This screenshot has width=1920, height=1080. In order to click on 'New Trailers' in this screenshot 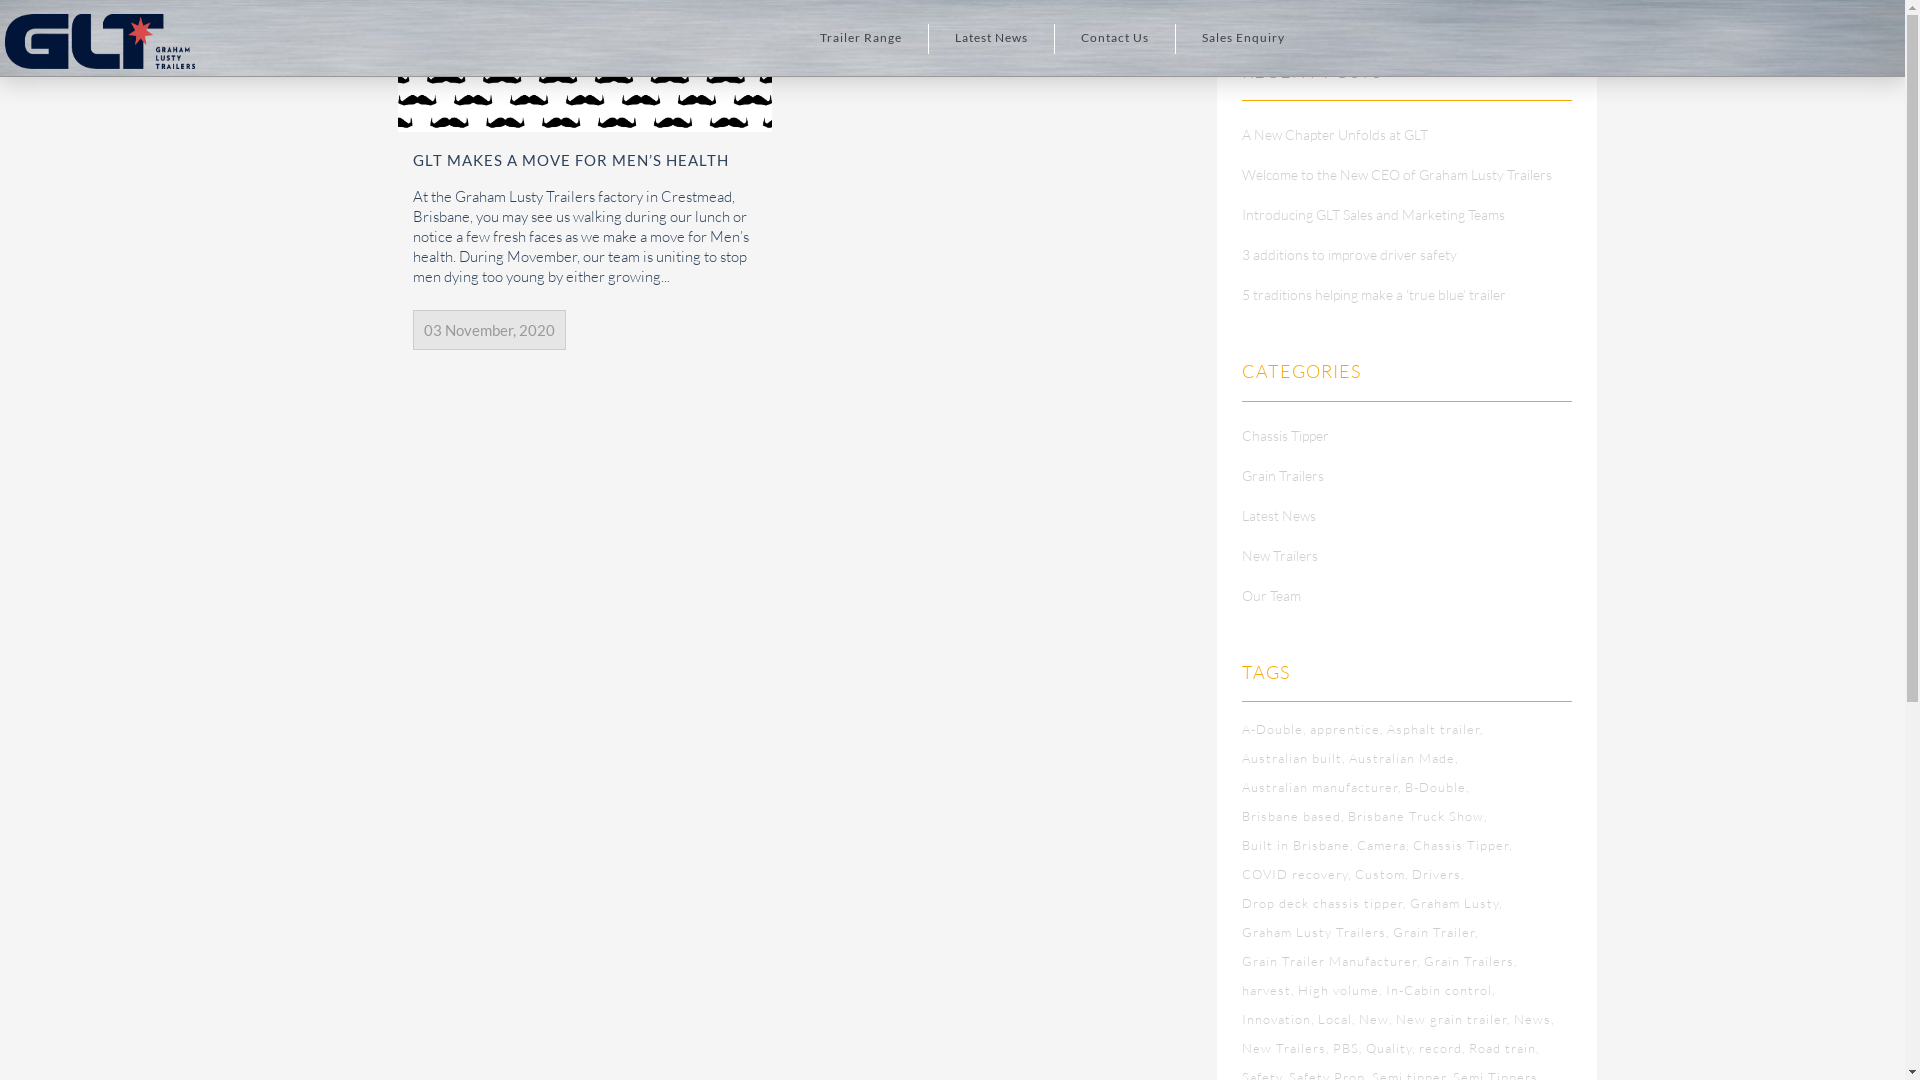, I will do `click(1280, 555)`.